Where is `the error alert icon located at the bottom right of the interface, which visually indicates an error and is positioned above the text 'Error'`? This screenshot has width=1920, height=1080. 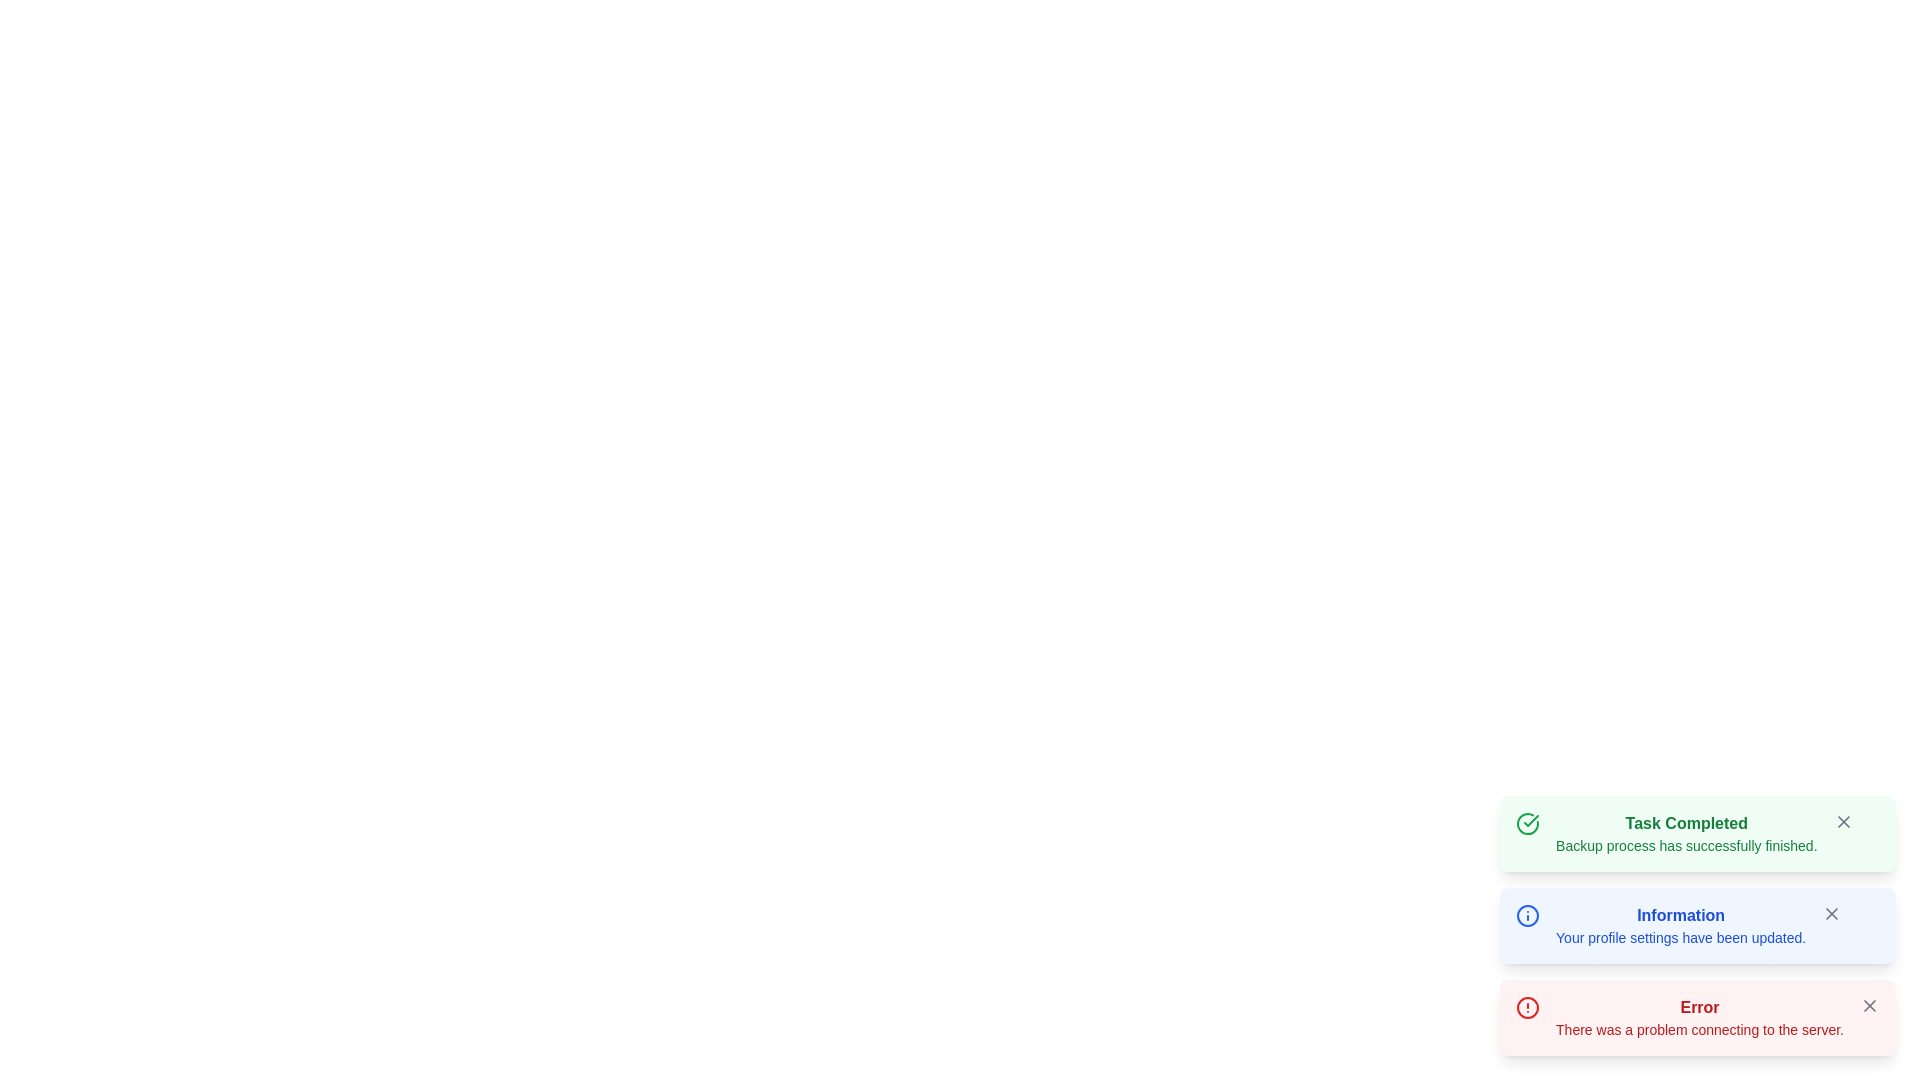 the error alert icon located at the bottom right of the interface, which visually indicates an error and is positioned above the text 'Error' is located at coordinates (1527, 1007).